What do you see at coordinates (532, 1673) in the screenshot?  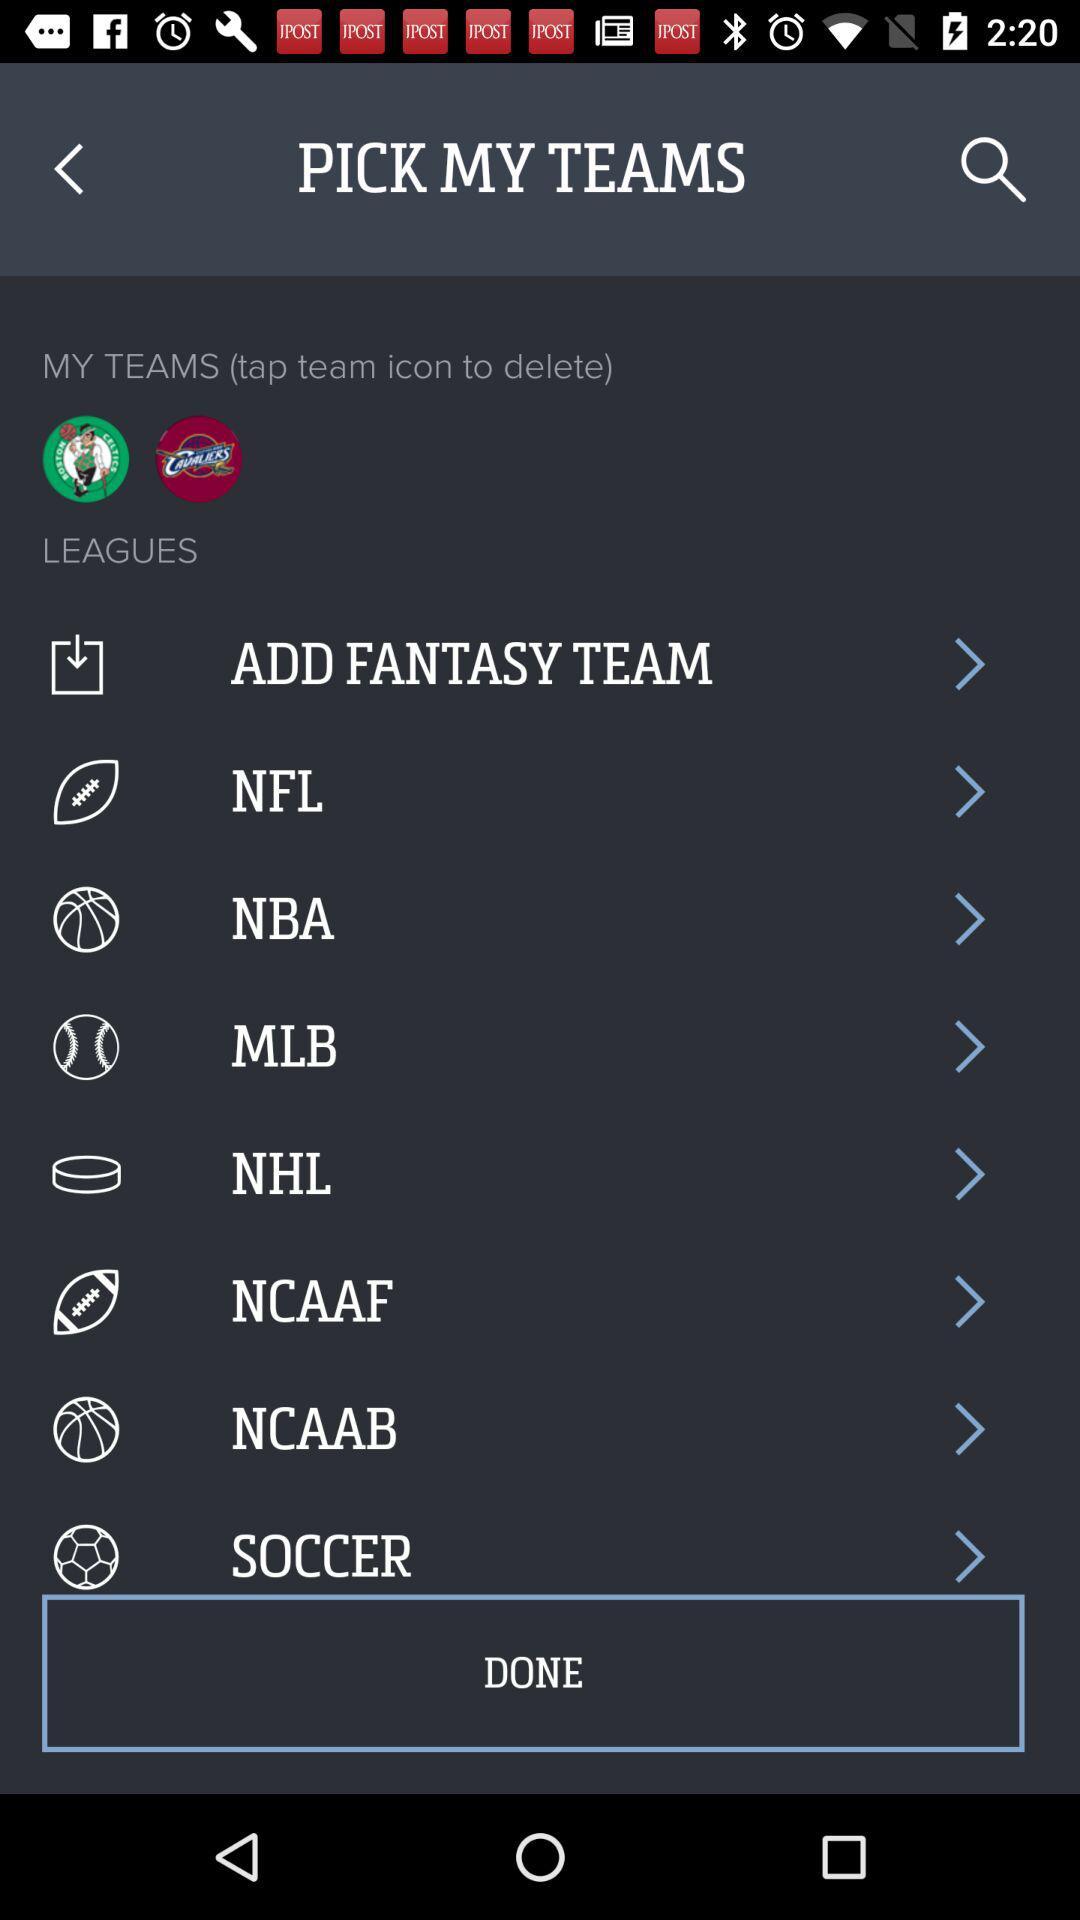 I see `the done item` at bounding box center [532, 1673].